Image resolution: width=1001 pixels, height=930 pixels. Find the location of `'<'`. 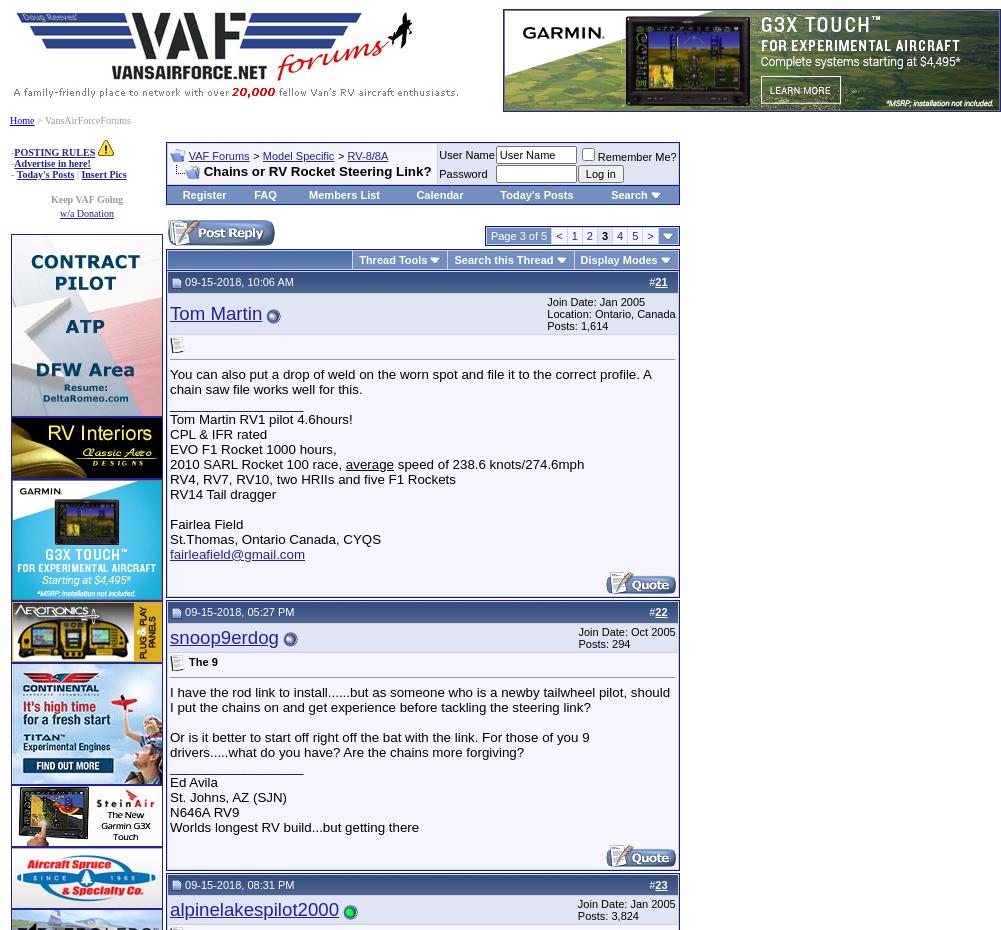

'<' is located at coordinates (557, 236).